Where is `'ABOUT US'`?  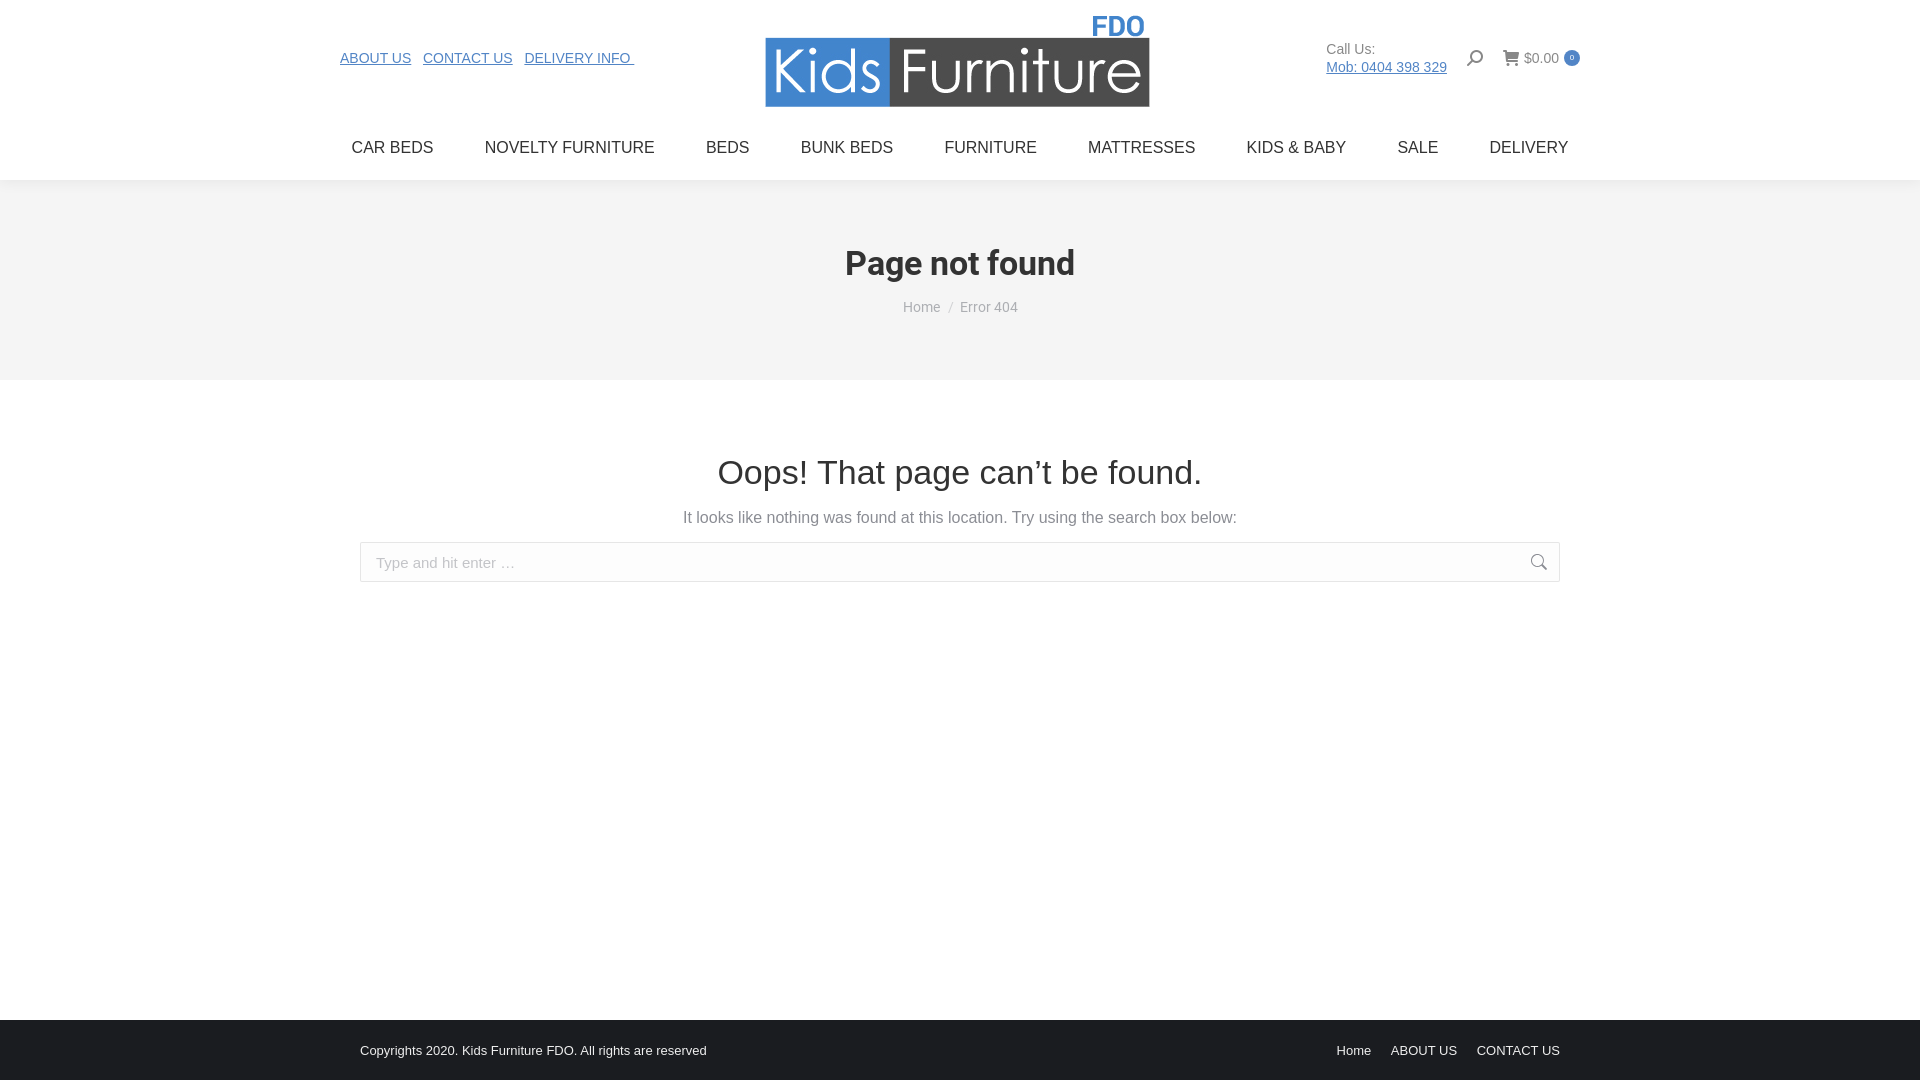 'ABOUT US' is located at coordinates (375, 56).